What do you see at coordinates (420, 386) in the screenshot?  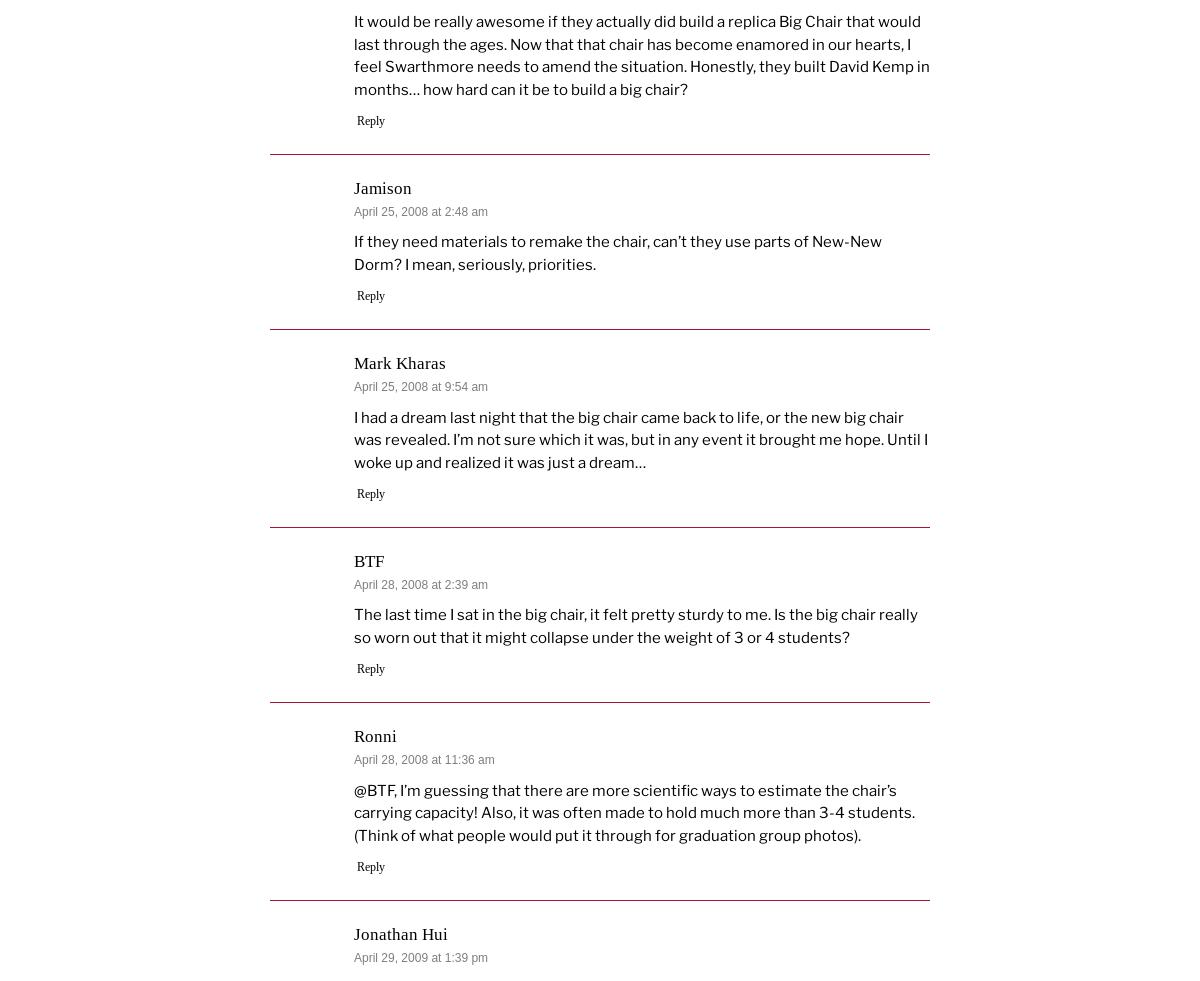 I see `'April 25, 2008 at 9:54 am'` at bounding box center [420, 386].